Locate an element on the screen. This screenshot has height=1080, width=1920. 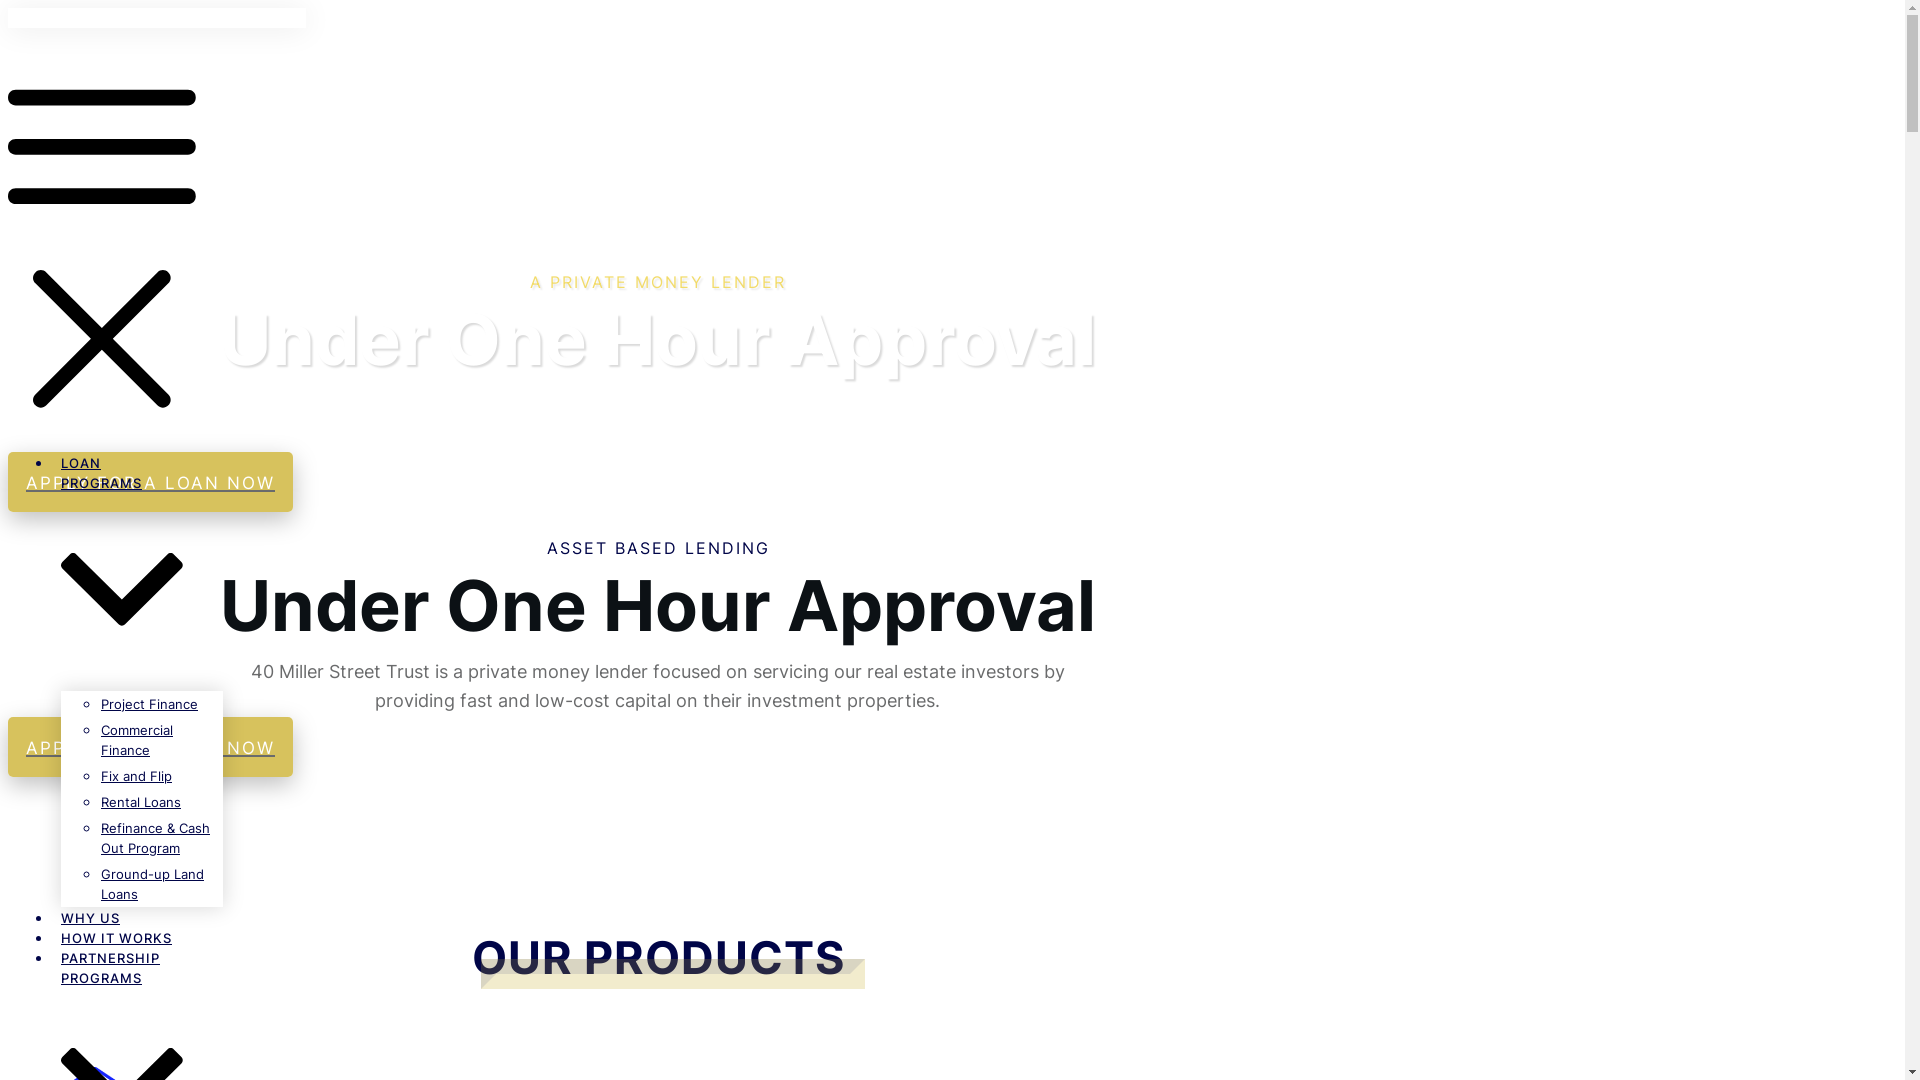
'Rental Loans' is located at coordinates (139, 801).